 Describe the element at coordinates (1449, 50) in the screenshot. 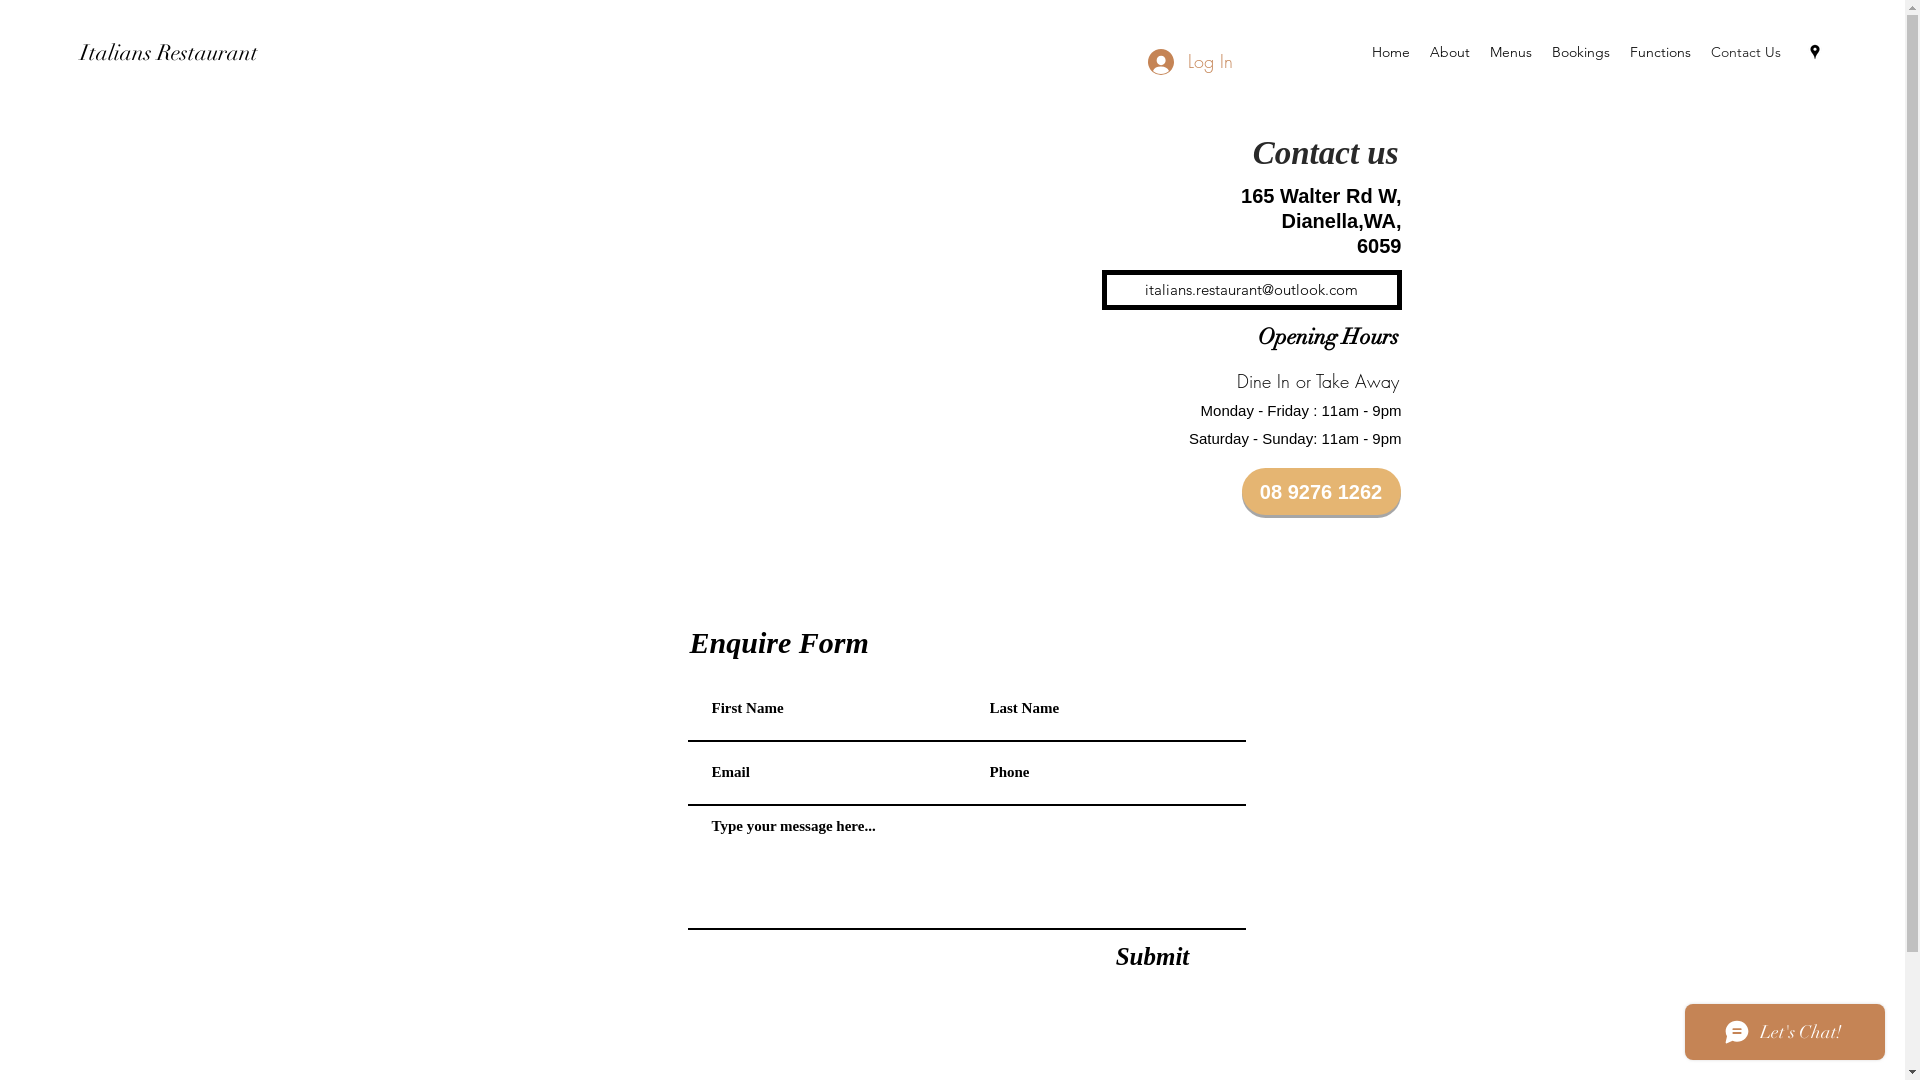

I see `'About'` at that location.